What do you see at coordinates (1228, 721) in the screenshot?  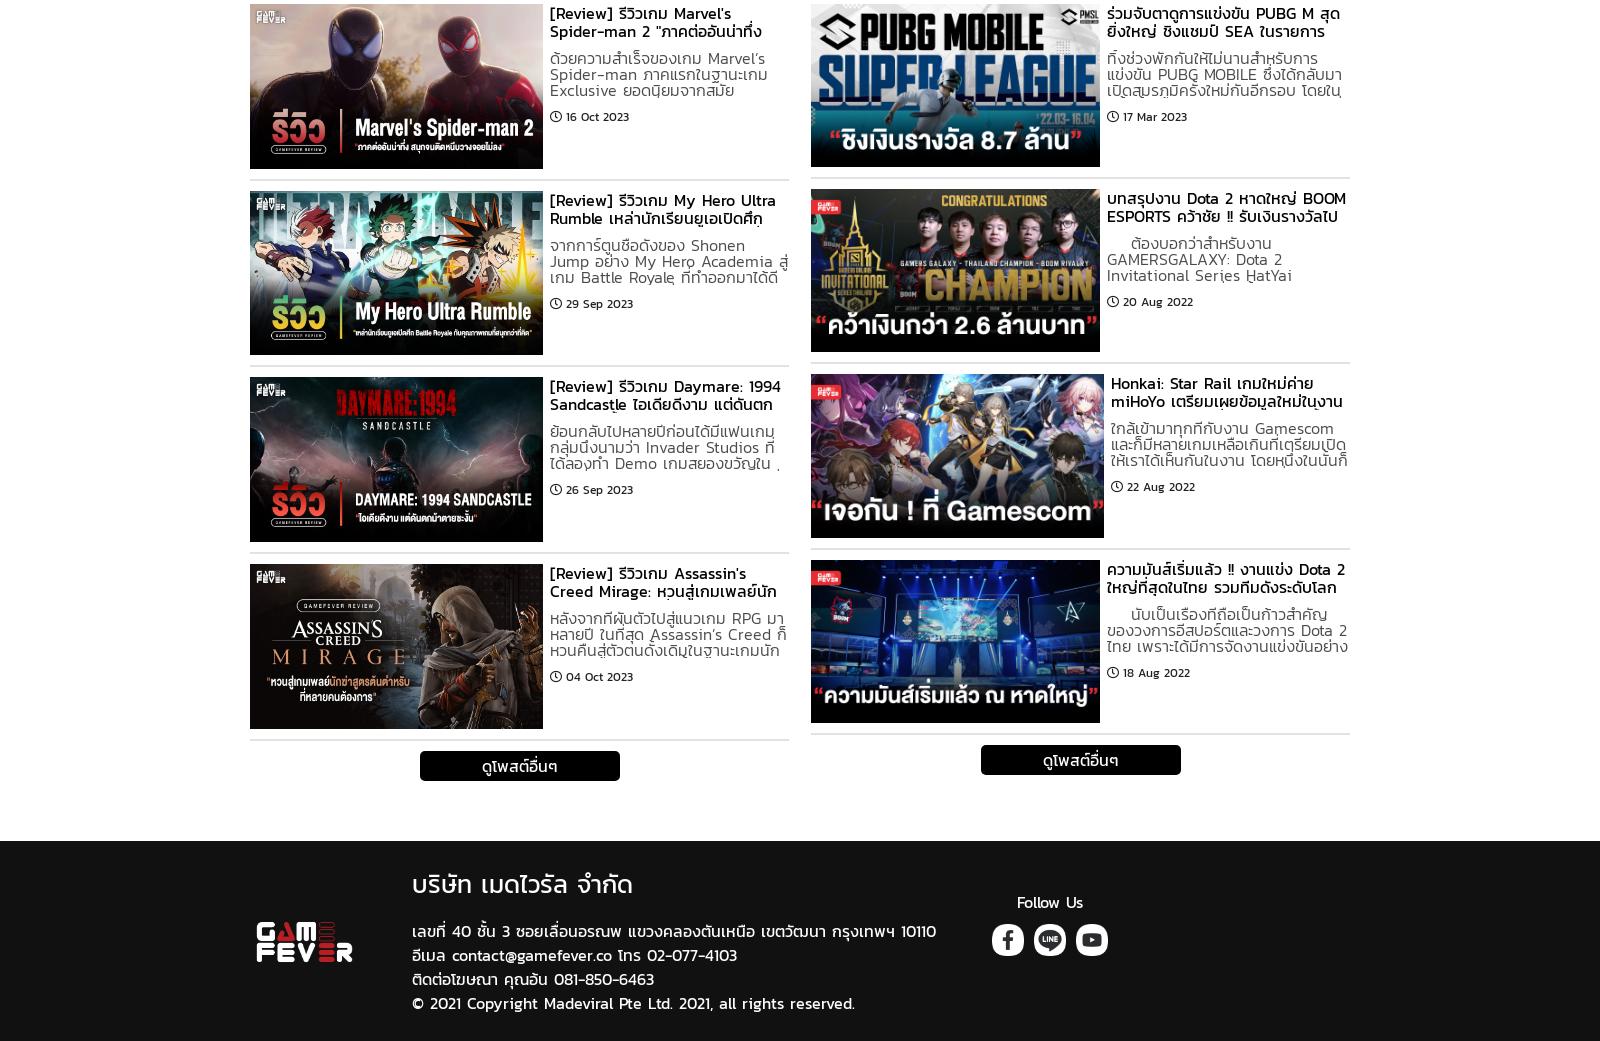 I see `'ใกล้เข้ามาทุกทีกับงาน Gamescom และก็มีหลายเกมเหลือเกินที่เตรียมเปิดให้เราได้เห็นกันในงาน โดยหนึ่งในนั้นก็มาจากค่ายเกม miHOYO ที่พัฒนาเกมดาวรุ่งไว้มากมายอย่าง Honkai Impact, Genshin Impact และอื่น ๆ เอง ก็เตรียมขนขบวนยกเกมสดใหม่ชื่อ Honkai: Star Rail มาเปิดตัวในงานนี้นั่นเองจากข้อมูลตัวเกมช่วงปีที่ผ่านมาได้กล่าวเอาไว้ว่า Honkai: Star Rail จะเป็นเกมวางแผนระบบ RPG เล่นฟรีในธีมไซไฟ อ้างอิงเนื้อเรื่องจักรวาลเดียวกับซีรีส์ Honkai วางแผนเปิดให้เล่นในแพลตฟอร์ม Android, iOS และ PC ก็ไม่ได้มีข้อมูลอะไรเพิ่มอีก แต่ไม่นานนี้ พิธีกรของงาน Geoff Keighley ก็ได้ออกมาลงข้อความทวิตเตอร์แจ้งข่าวเหมือนกับที่เขาลงเกมอื่น ๆ ว่าตัว Honkai: Star Rail จะเผยข้อมูลตัวใหม่ในงาน Gamescom ให้เราได้เข้าถึงตัวเกมและปูมหลังตัวละครกันได้มากขึ้นกว่าเดิมจากคำกล่าวข้างต้นก็เป็นไปได้ว่านอกจากจะมีการเปิดเผยตัวอย่างใหม่ของเกมแล้ว ทาง Honkai: Star Rail ก็อาจจะเผยเกมเพลย์บางส่วนให้เราได้ชม รวมไปถึงวันที่เราจะสามารถดาวน์โหลดเล่นเช่นกัน ทั้งนี้ miHOYO ก็ยังมีเกม Zenless Zone Zero ที่เพิ่งปิด CBT ไปจ่อเปิดให้เล่นอีกตัวเหมือนกัน แหม เป็นเวลานาทีทองของค่ายนี้ นับจากที่ประสบความสำเร็จจากเกม Genshin Impact อย่างล้นหลามเสียจริง ดังนั้นหากใครรักและหลงกับคุณภาพเกมค่ายนี้ก็อย่าพลาดรับชมงาน Gamescom ในวันที่ 24 สิงหาคม 2022 นี้เชียวCredit - gamingbolt'` at bounding box center [1228, 721].